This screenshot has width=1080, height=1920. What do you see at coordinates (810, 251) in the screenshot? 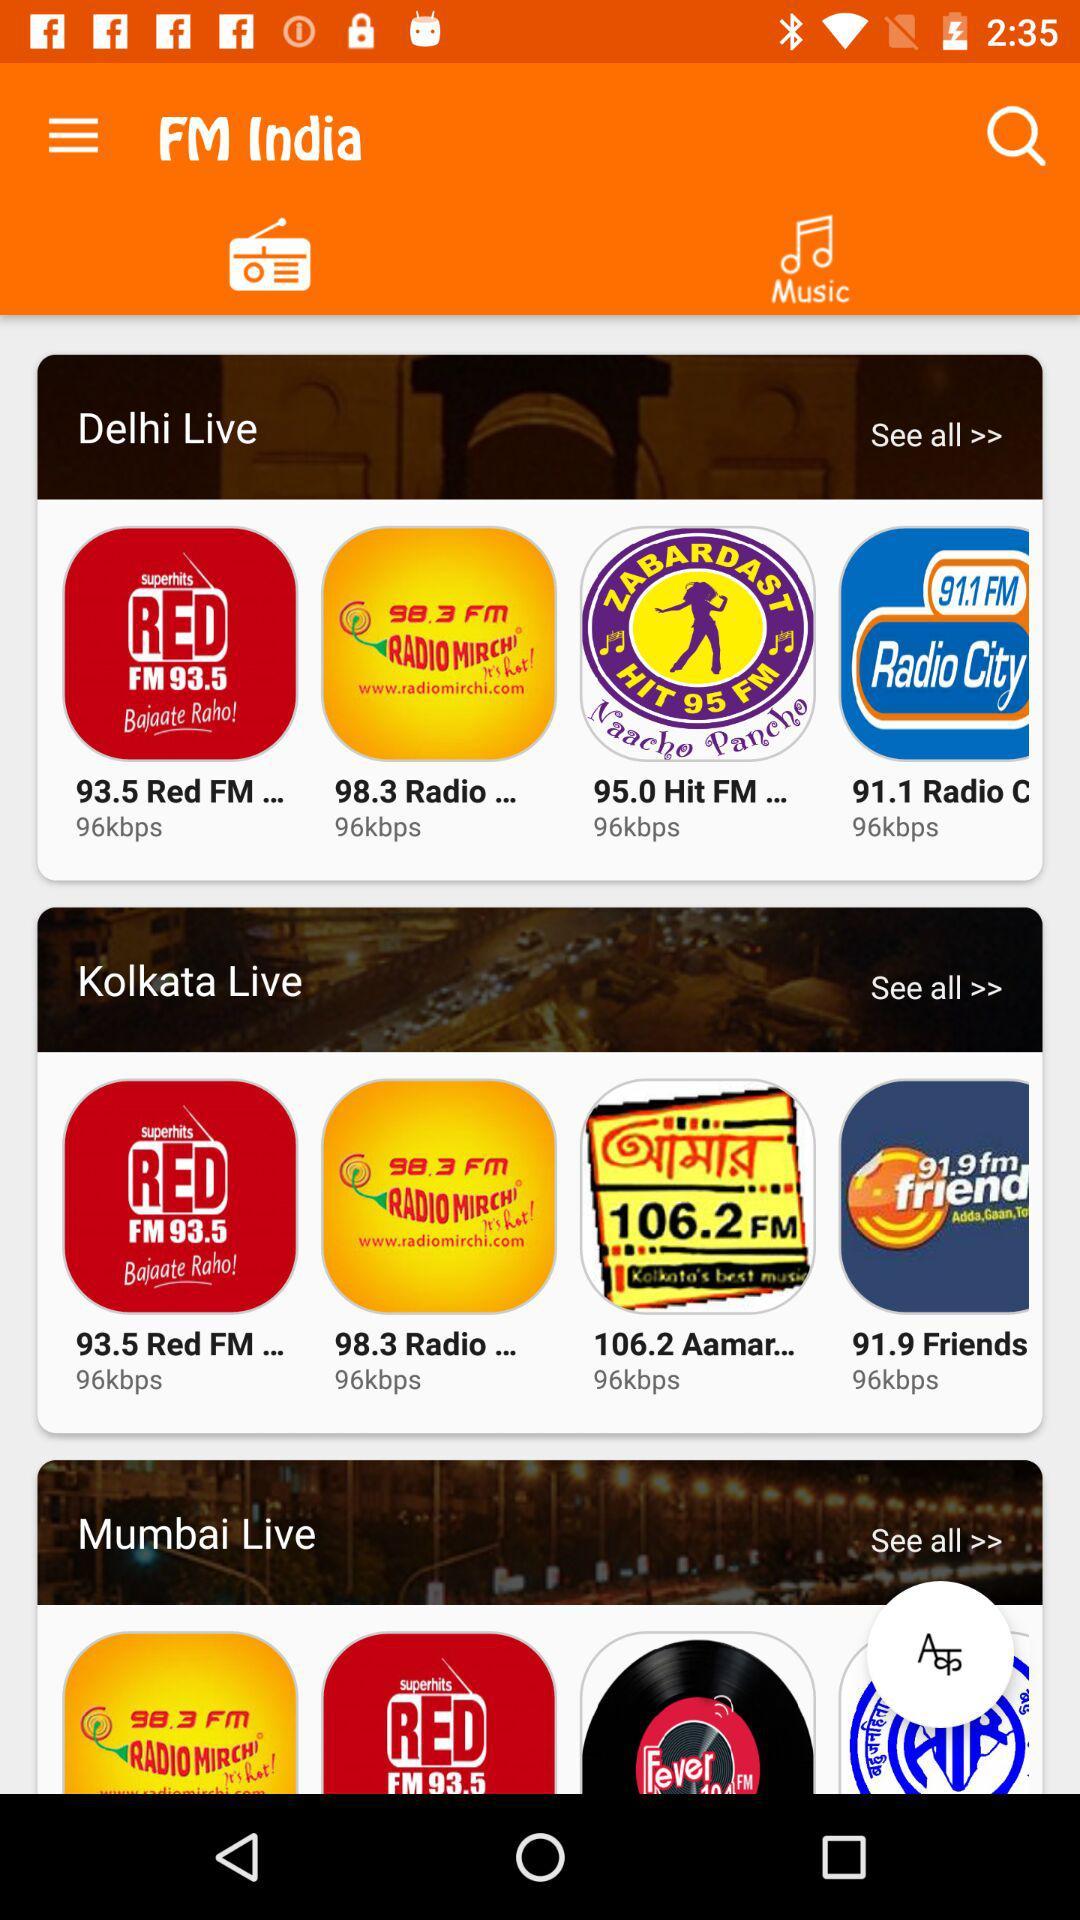
I see `look for music` at bounding box center [810, 251].